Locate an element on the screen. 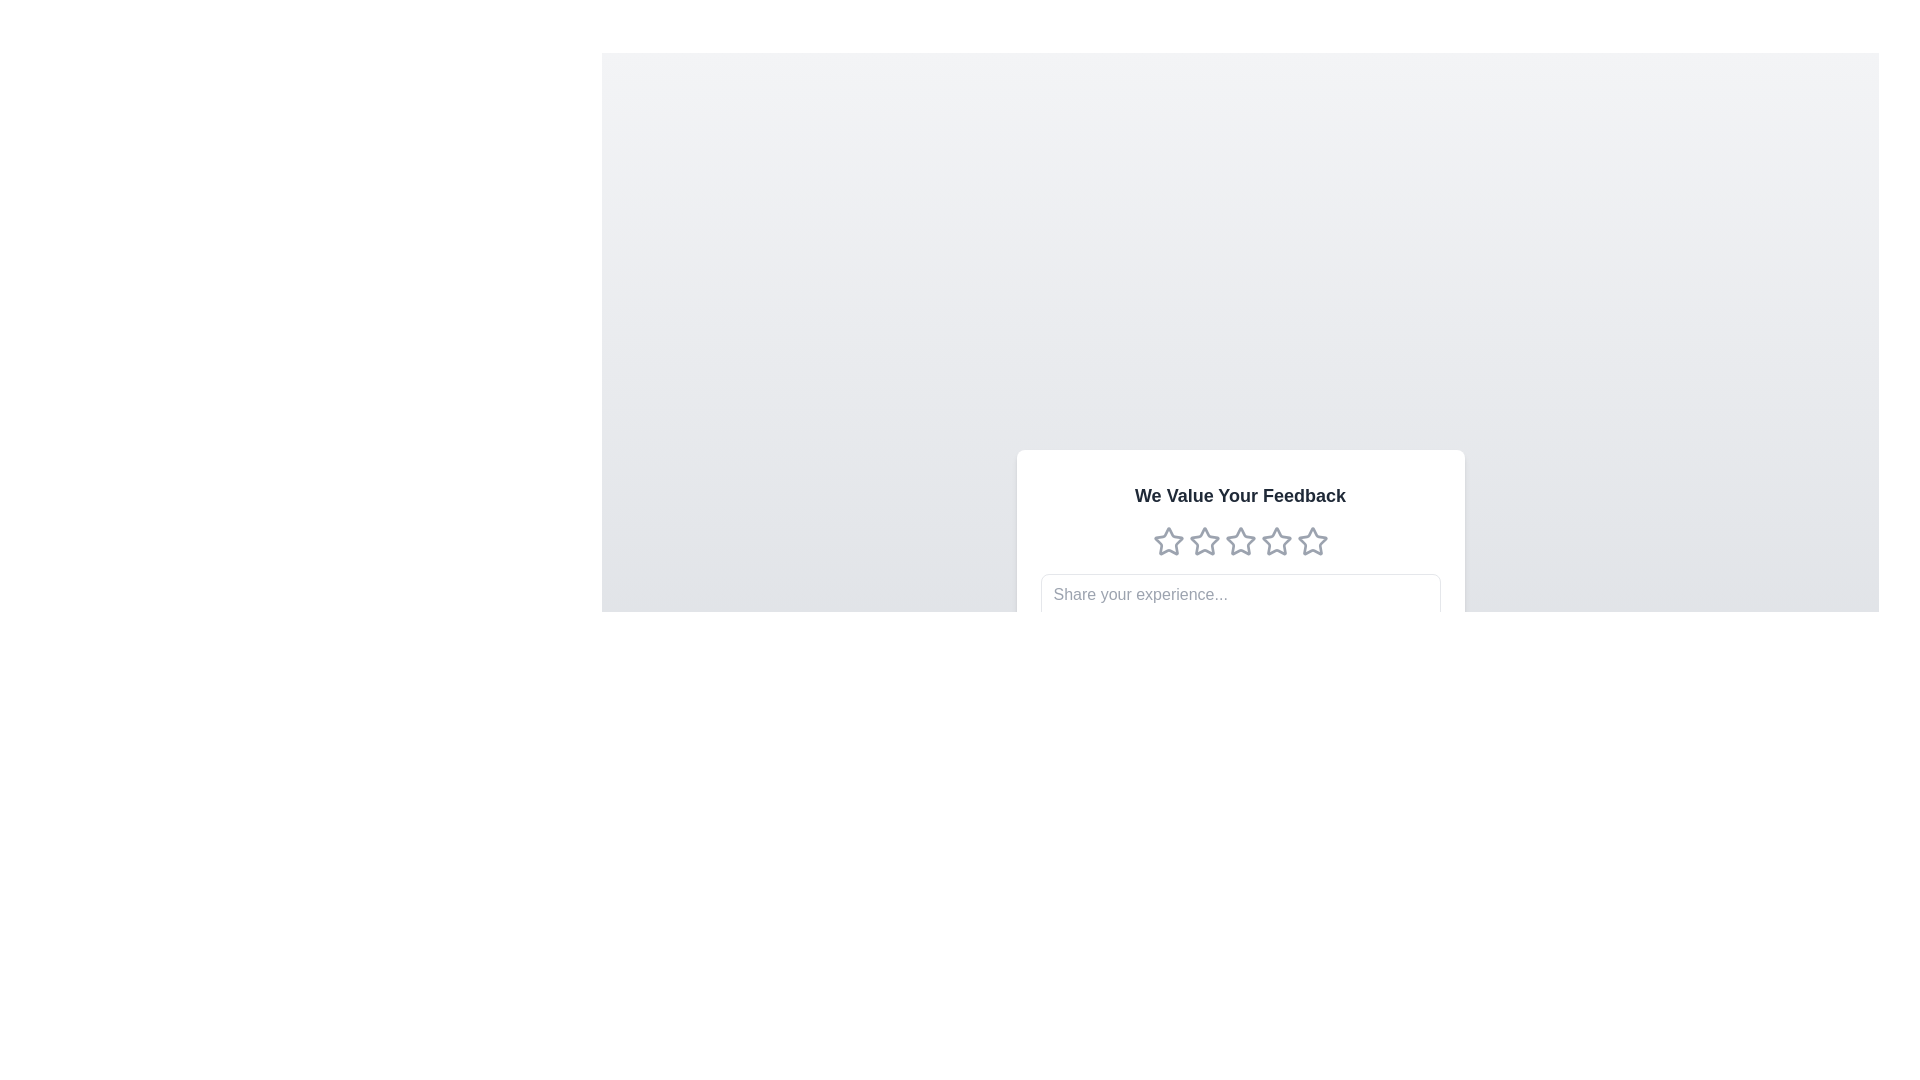  the first rating star icon, which is a hollow star-shaped icon outlined in soft gray is located at coordinates (1168, 542).